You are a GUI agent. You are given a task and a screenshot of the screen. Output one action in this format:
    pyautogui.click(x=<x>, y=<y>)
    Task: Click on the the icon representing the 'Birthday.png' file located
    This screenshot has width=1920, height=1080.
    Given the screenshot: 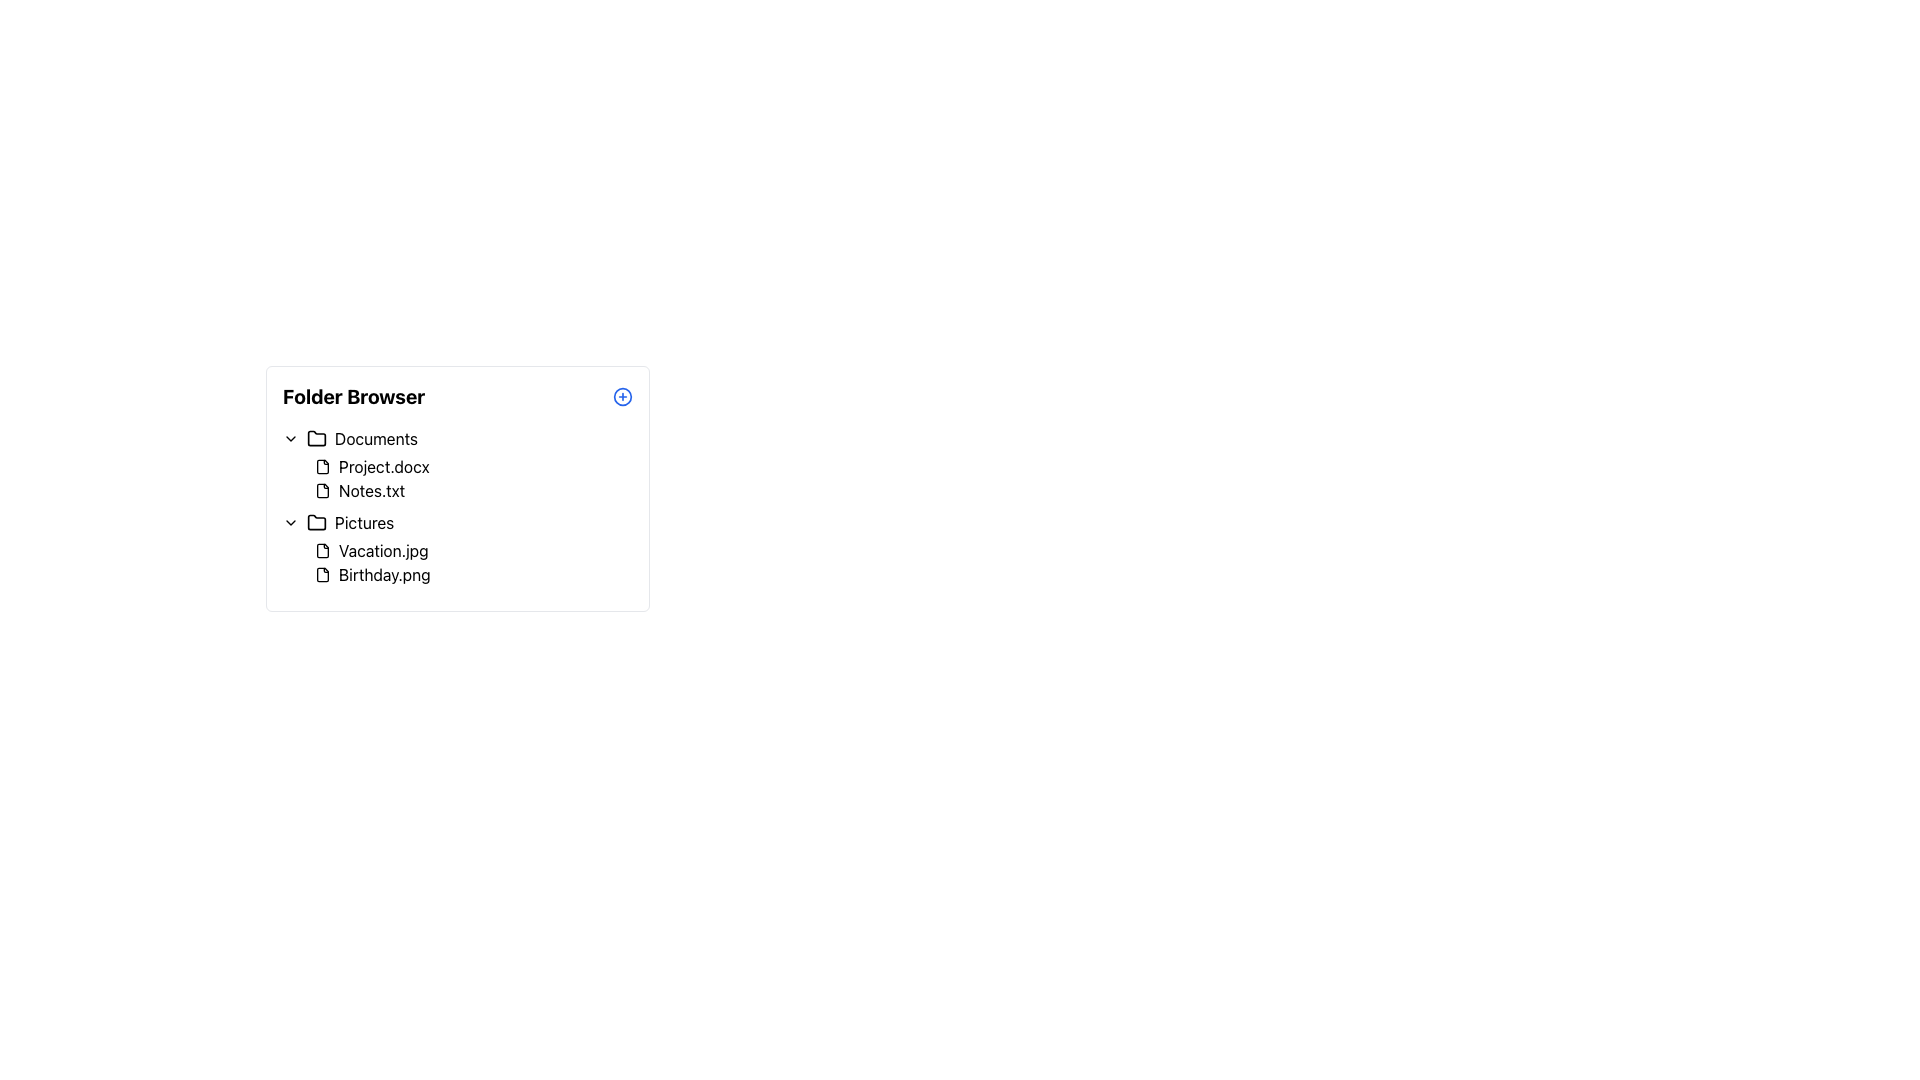 What is the action you would take?
    pyautogui.click(x=322, y=574)
    